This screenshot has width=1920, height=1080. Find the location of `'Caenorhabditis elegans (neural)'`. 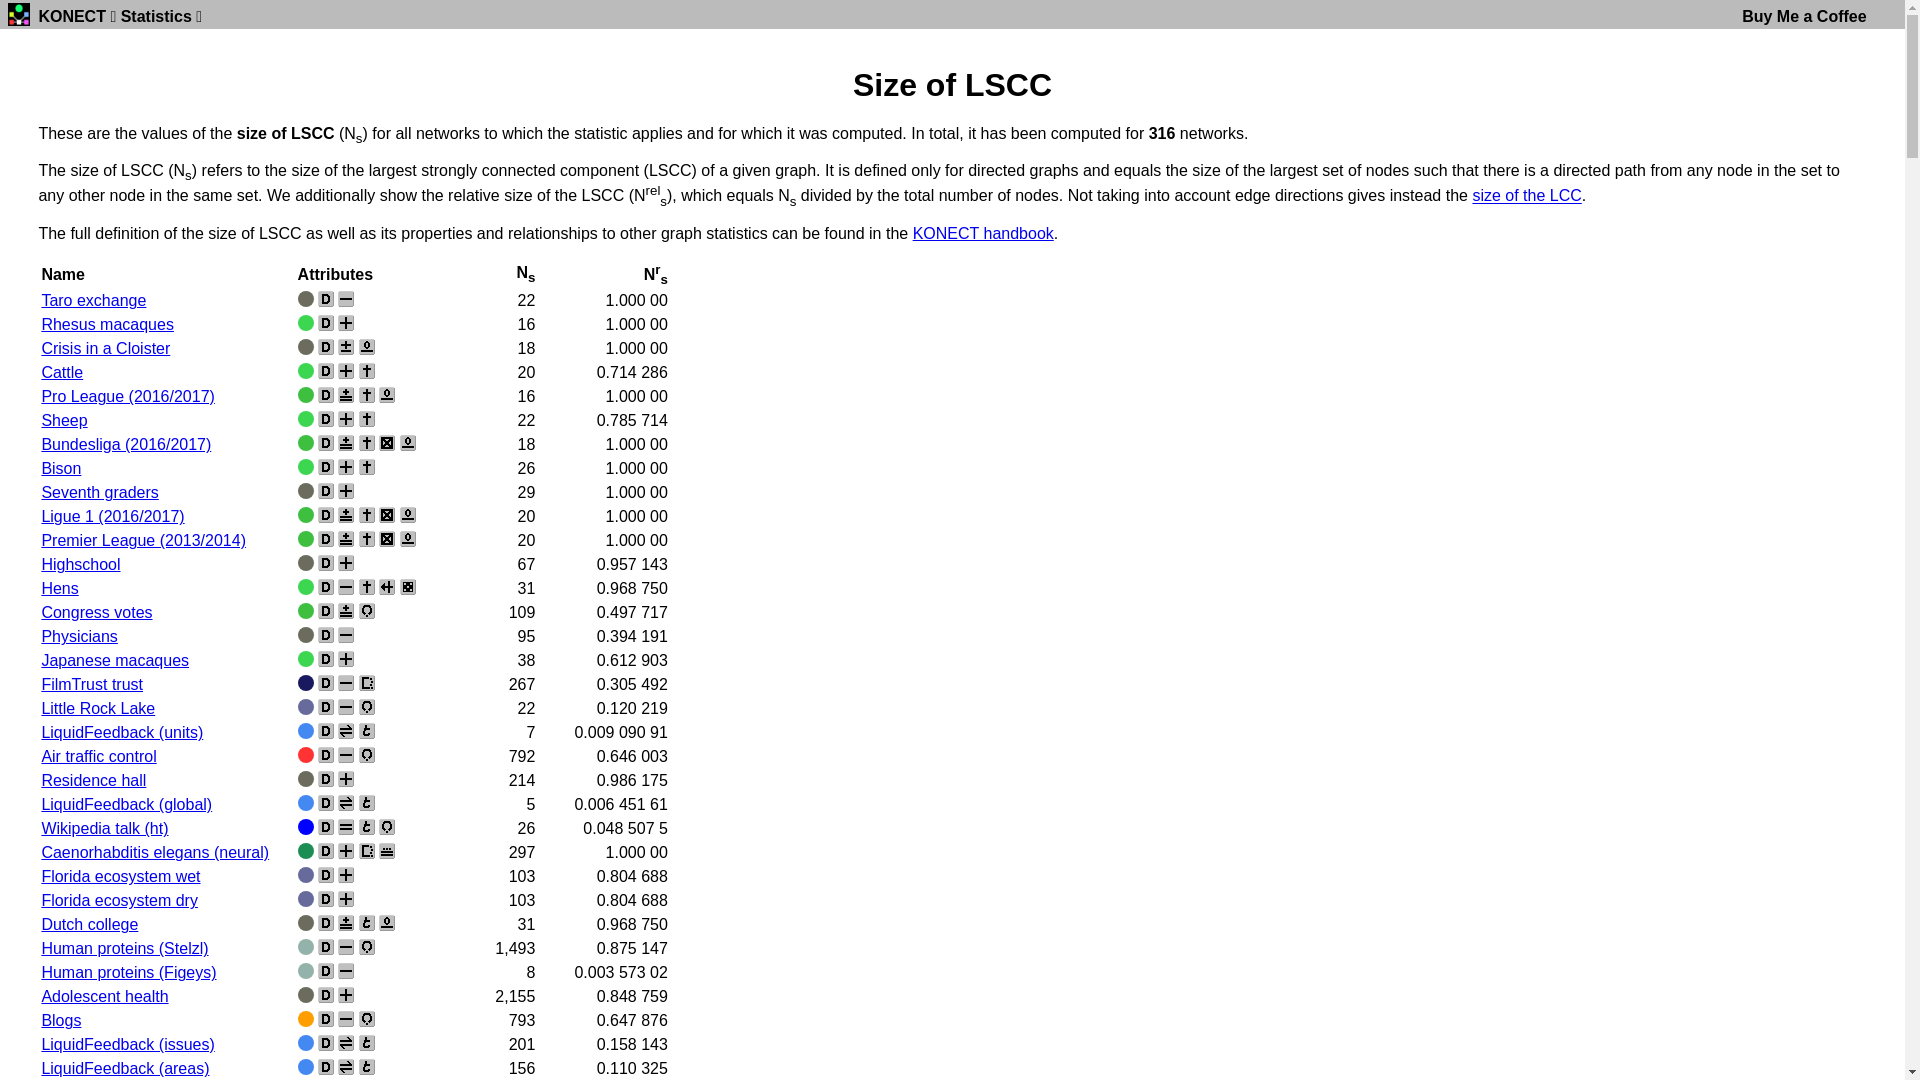

'Caenorhabditis elegans (neural)' is located at coordinates (153, 852).